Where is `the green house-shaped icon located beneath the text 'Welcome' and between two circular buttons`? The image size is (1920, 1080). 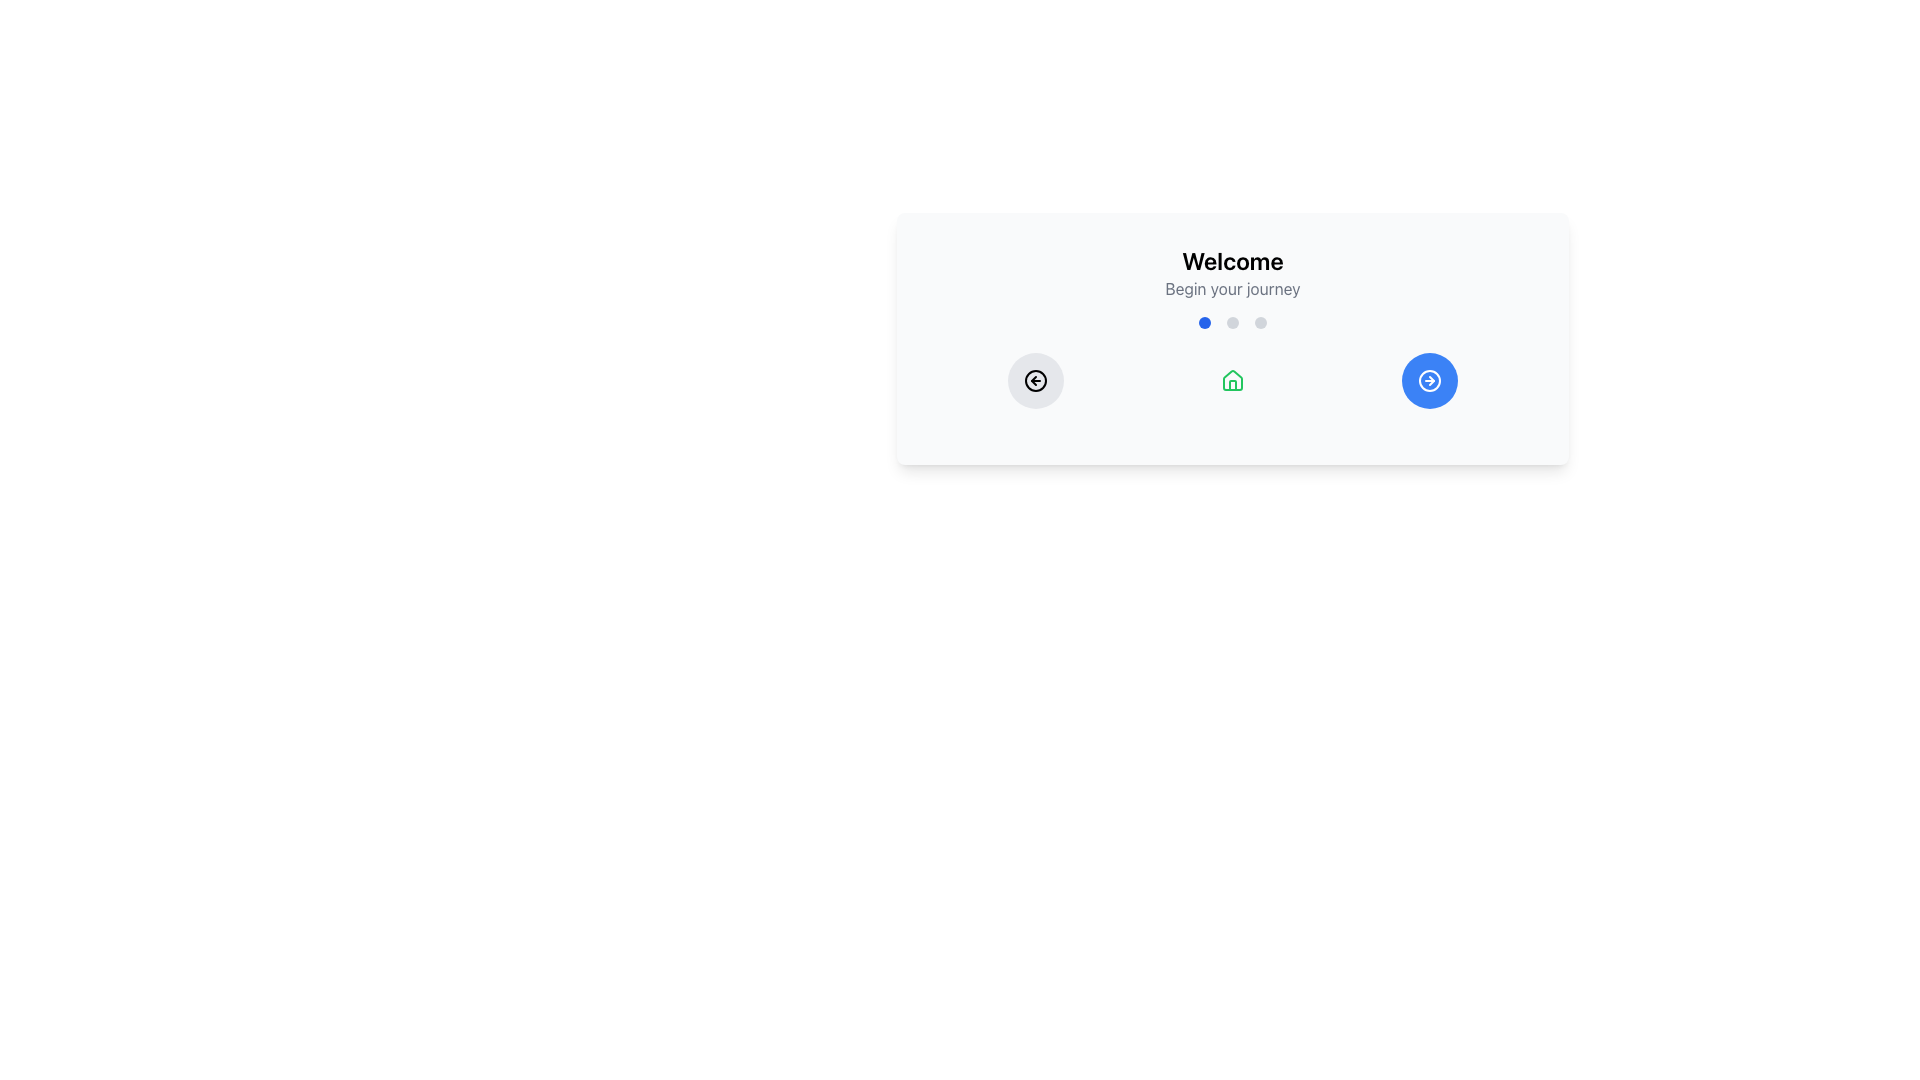 the green house-shaped icon located beneath the text 'Welcome' and between two circular buttons is located at coordinates (1232, 381).